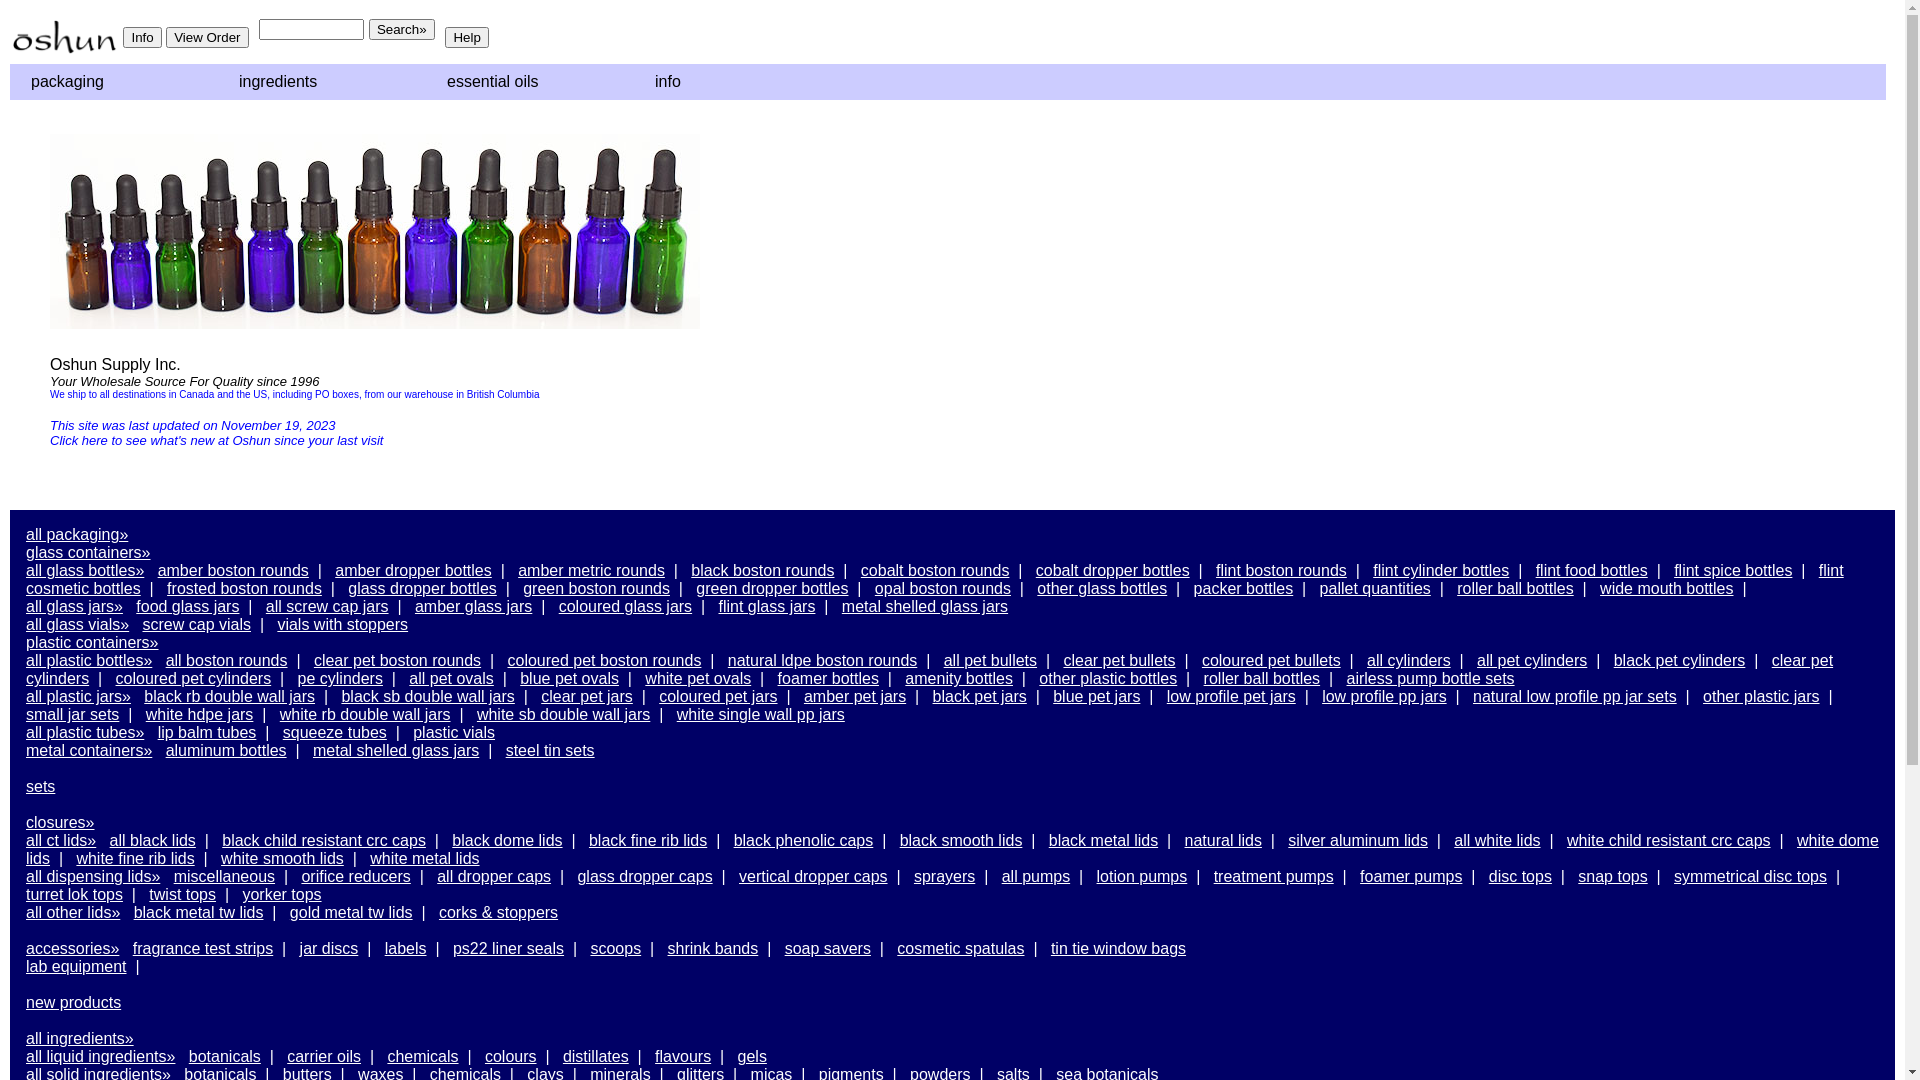 The width and height of the screenshot is (1920, 1080). What do you see at coordinates (465, 37) in the screenshot?
I see `'Help'` at bounding box center [465, 37].